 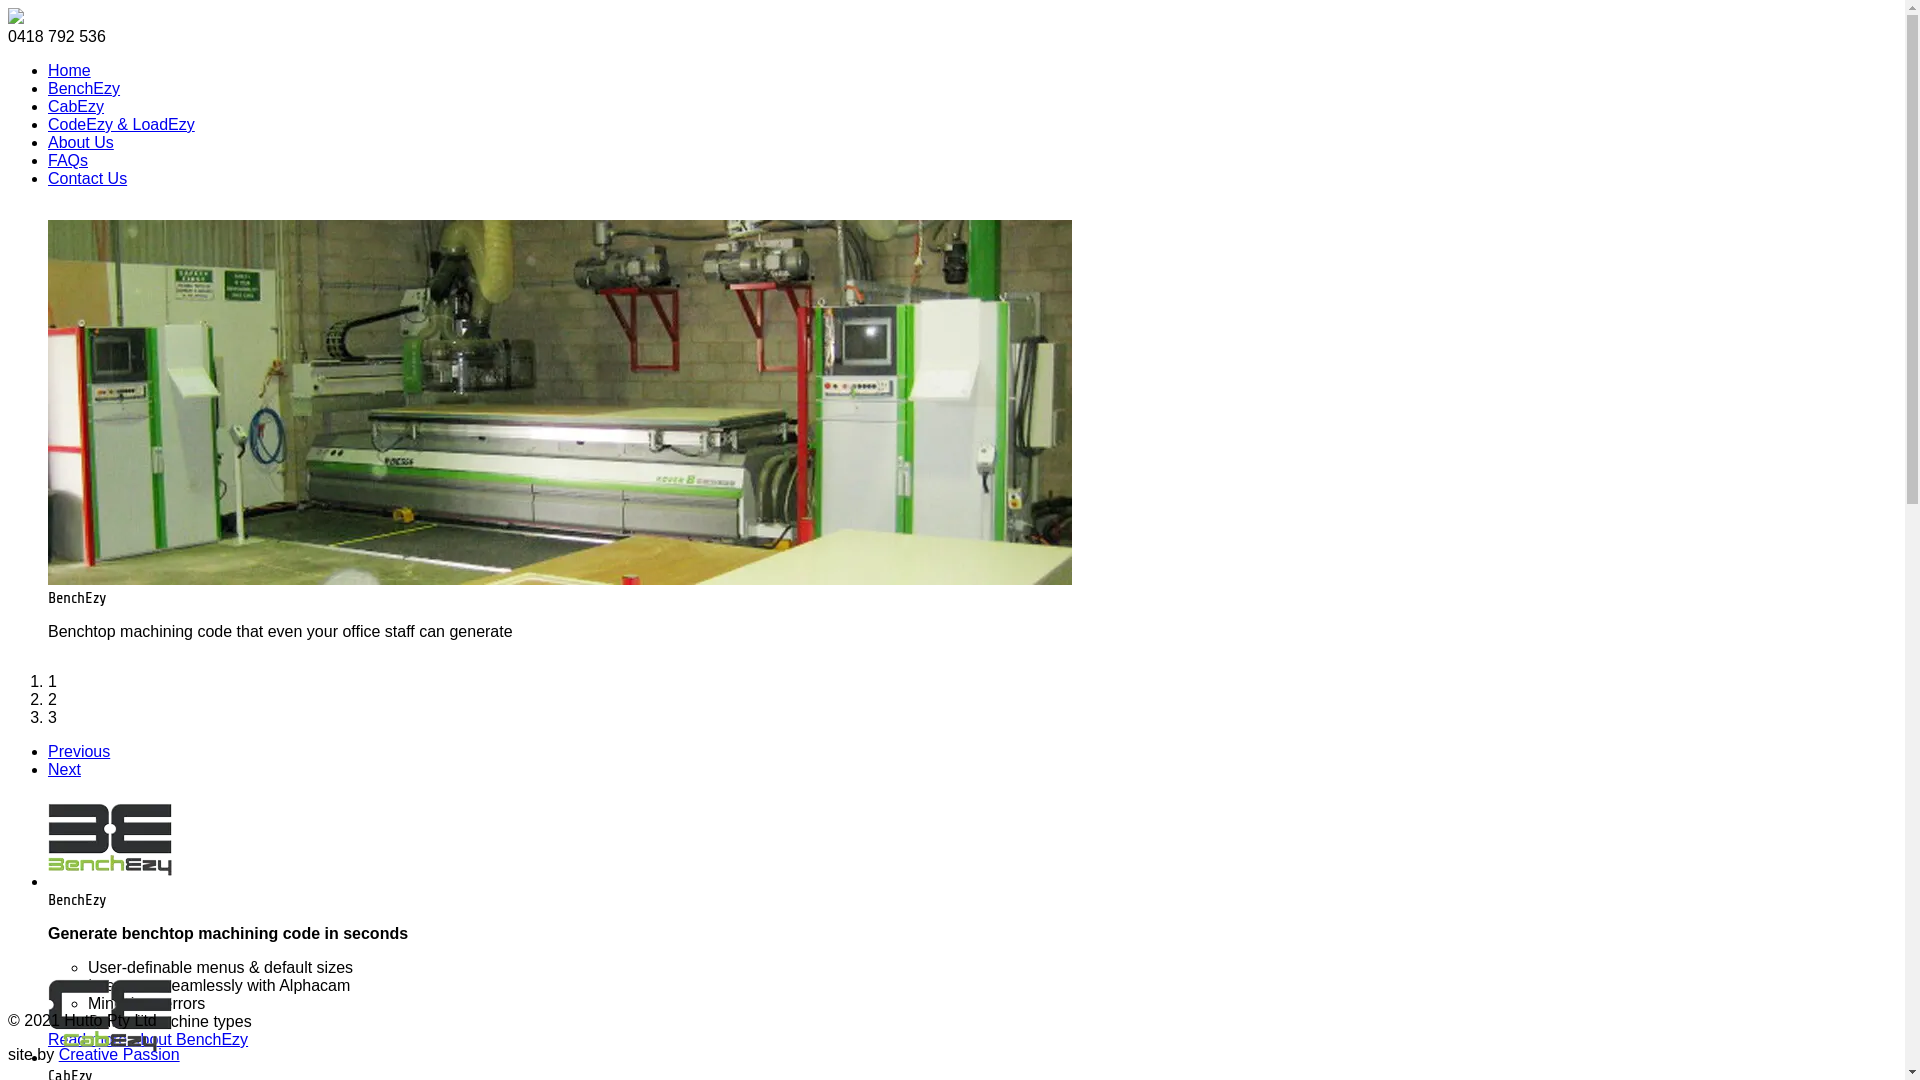 What do you see at coordinates (64, 768) in the screenshot?
I see `'Next'` at bounding box center [64, 768].